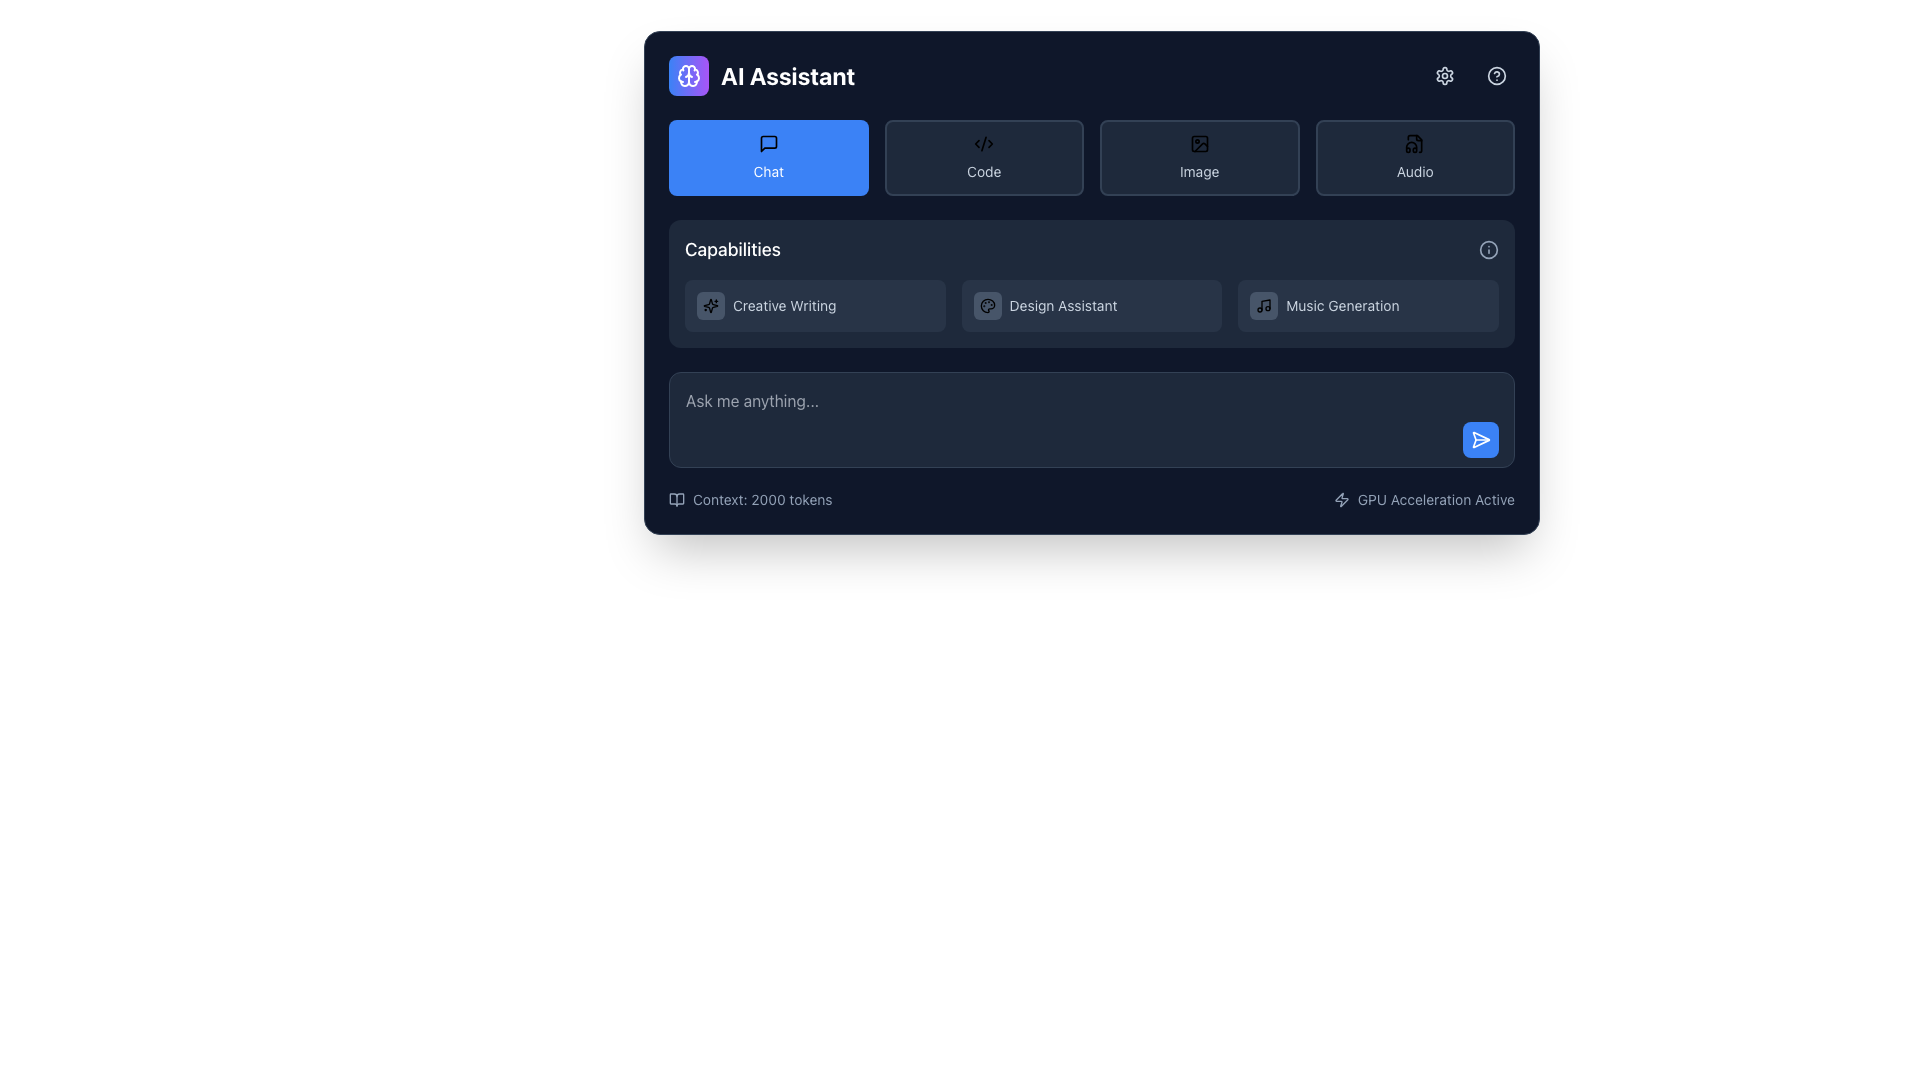 This screenshot has width=1920, height=1080. What do you see at coordinates (1090, 157) in the screenshot?
I see `the 'Image' button in the Navigation Menu` at bounding box center [1090, 157].